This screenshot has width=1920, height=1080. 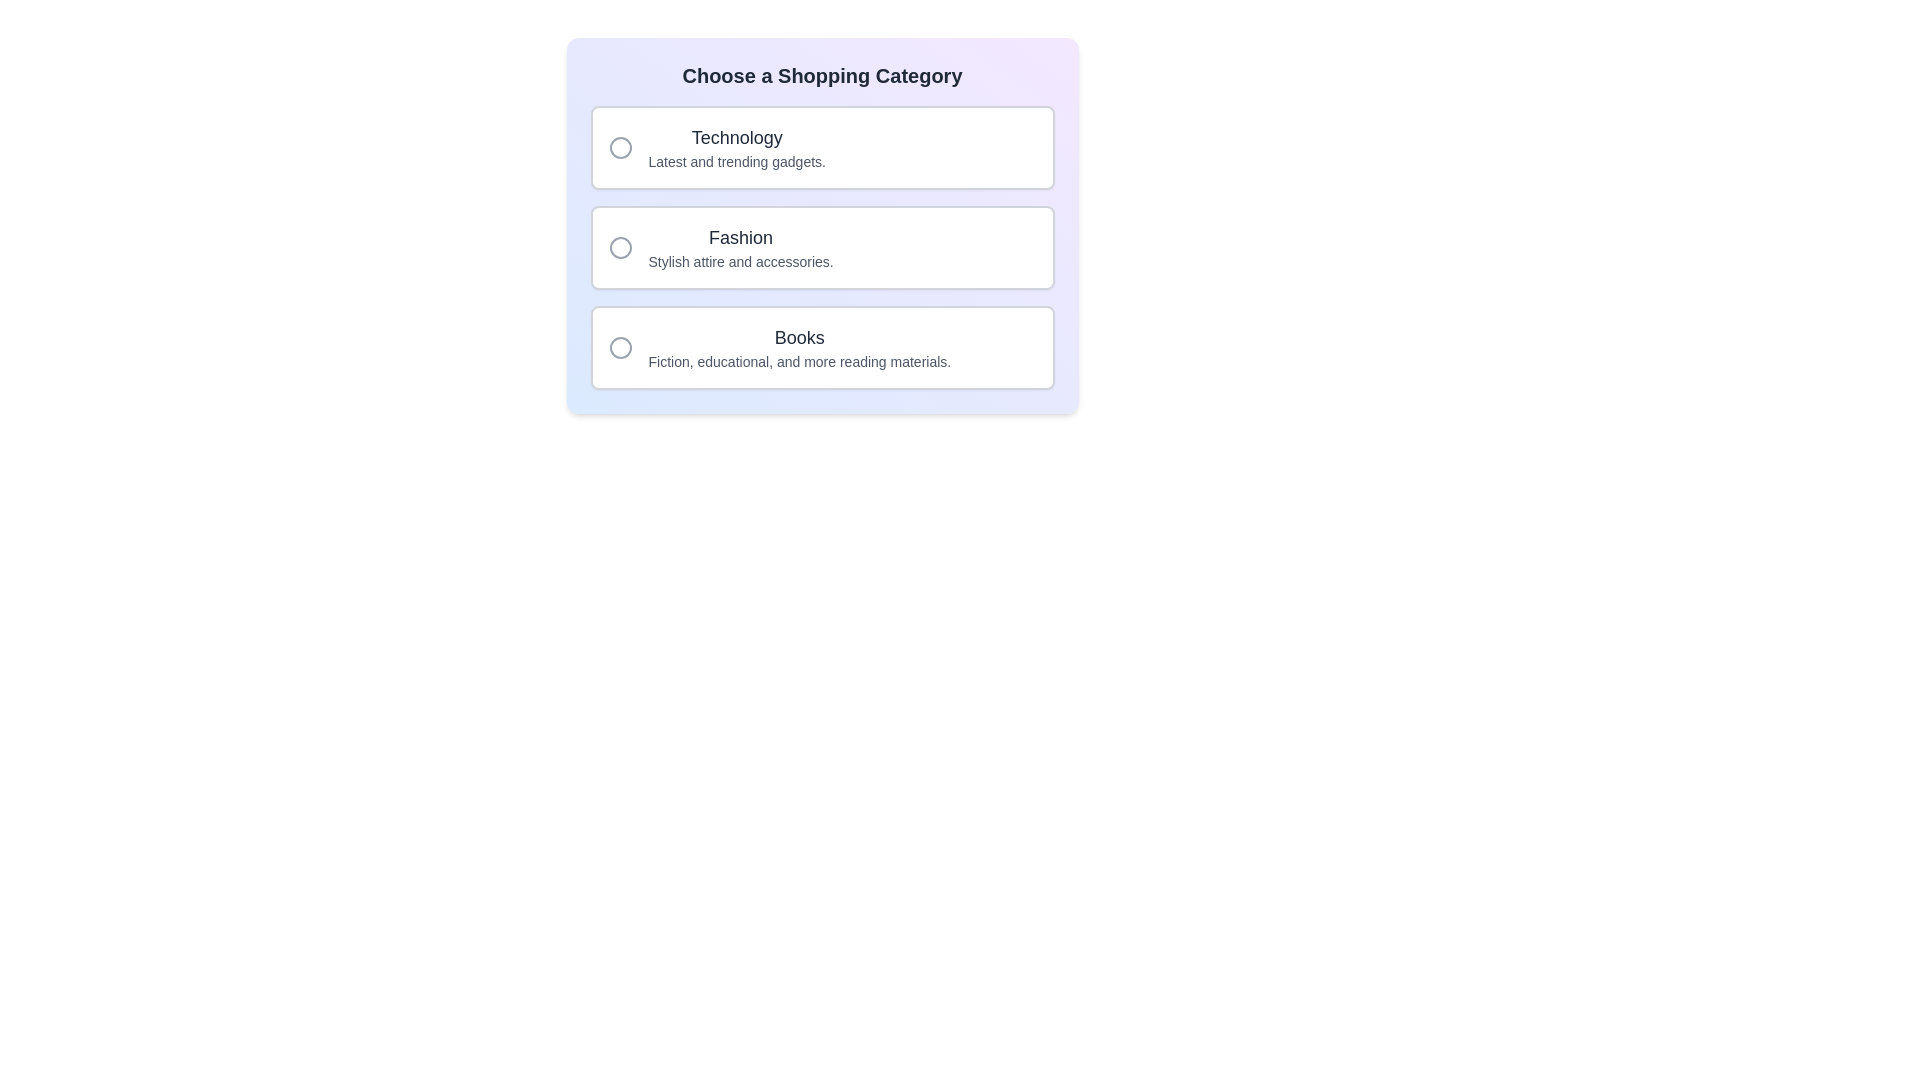 What do you see at coordinates (736, 161) in the screenshot?
I see `the descriptive text label located below the 'Technology' title in the 'Choose a Shopping Category' interface` at bounding box center [736, 161].